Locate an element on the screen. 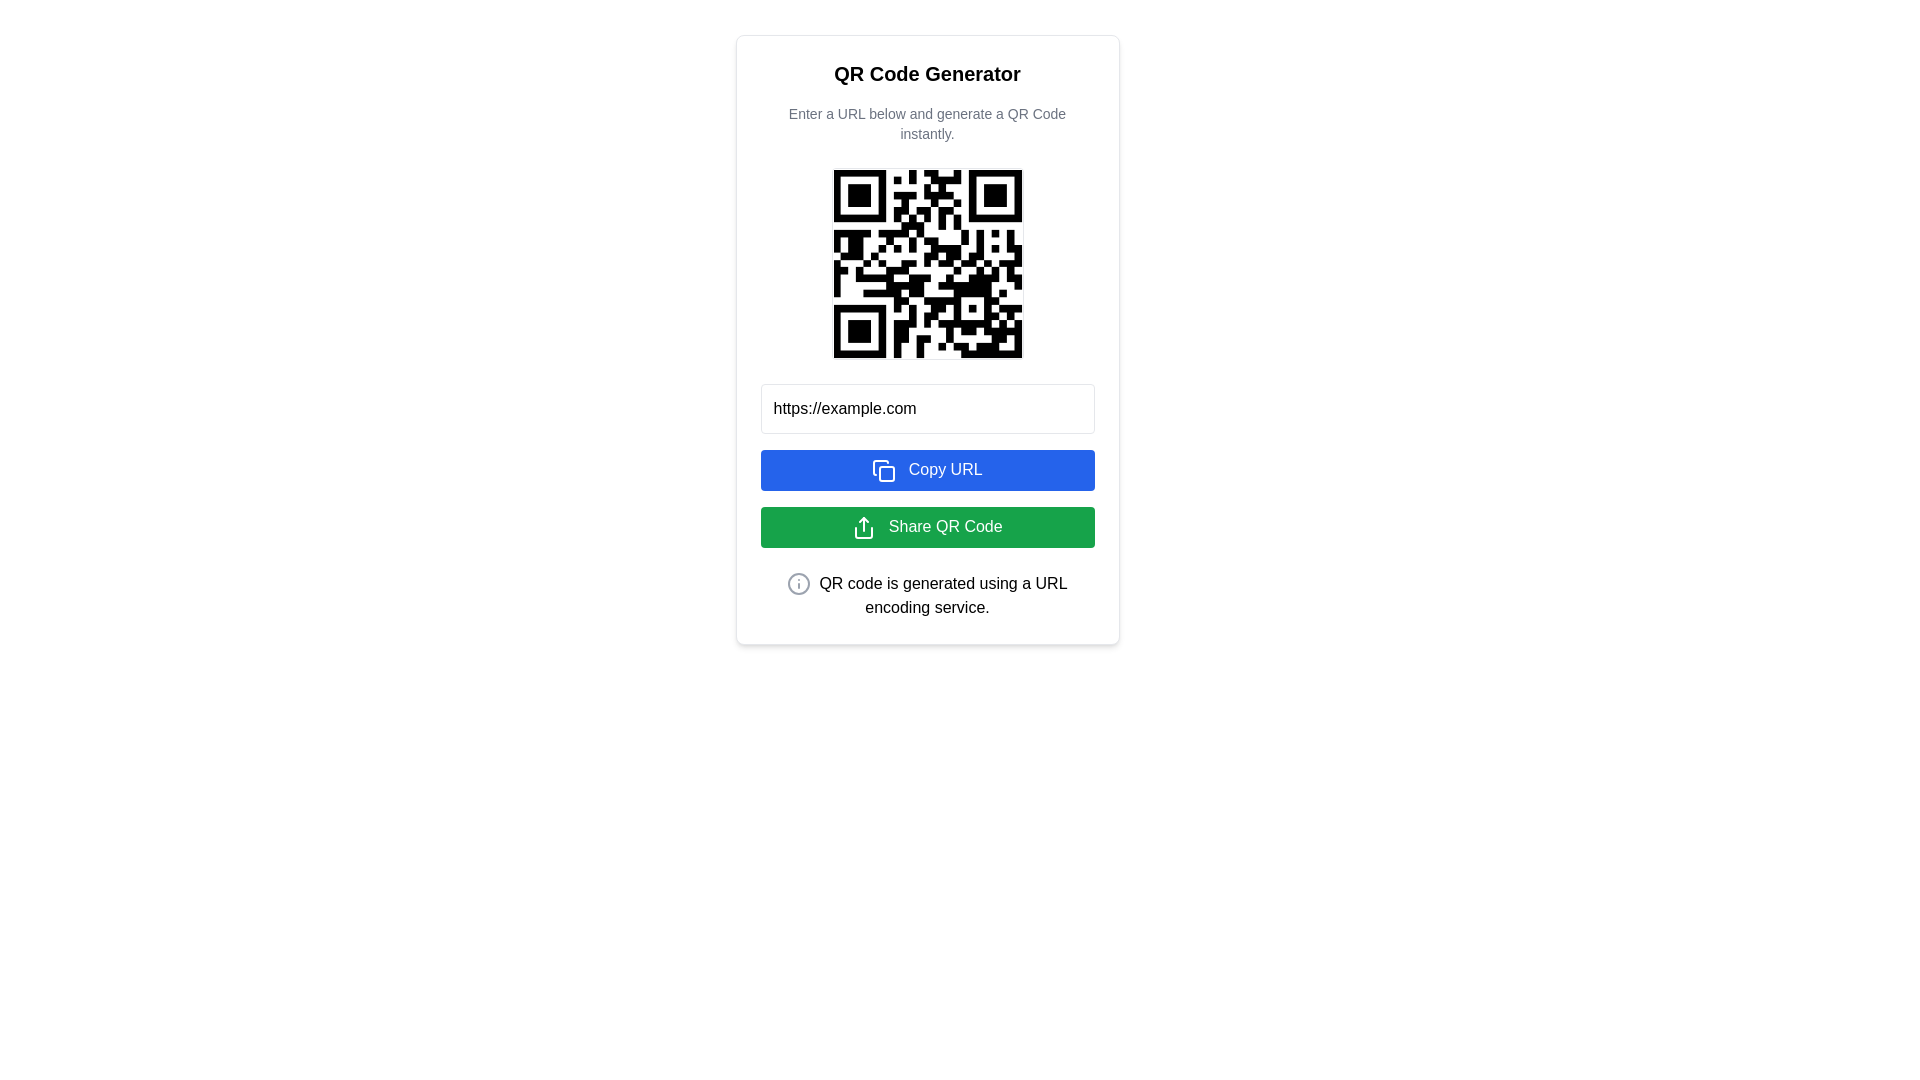  the blue 'Copy URL' button with rounded corners, located beneath the URL input field, to copy the URL is located at coordinates (926, 470).